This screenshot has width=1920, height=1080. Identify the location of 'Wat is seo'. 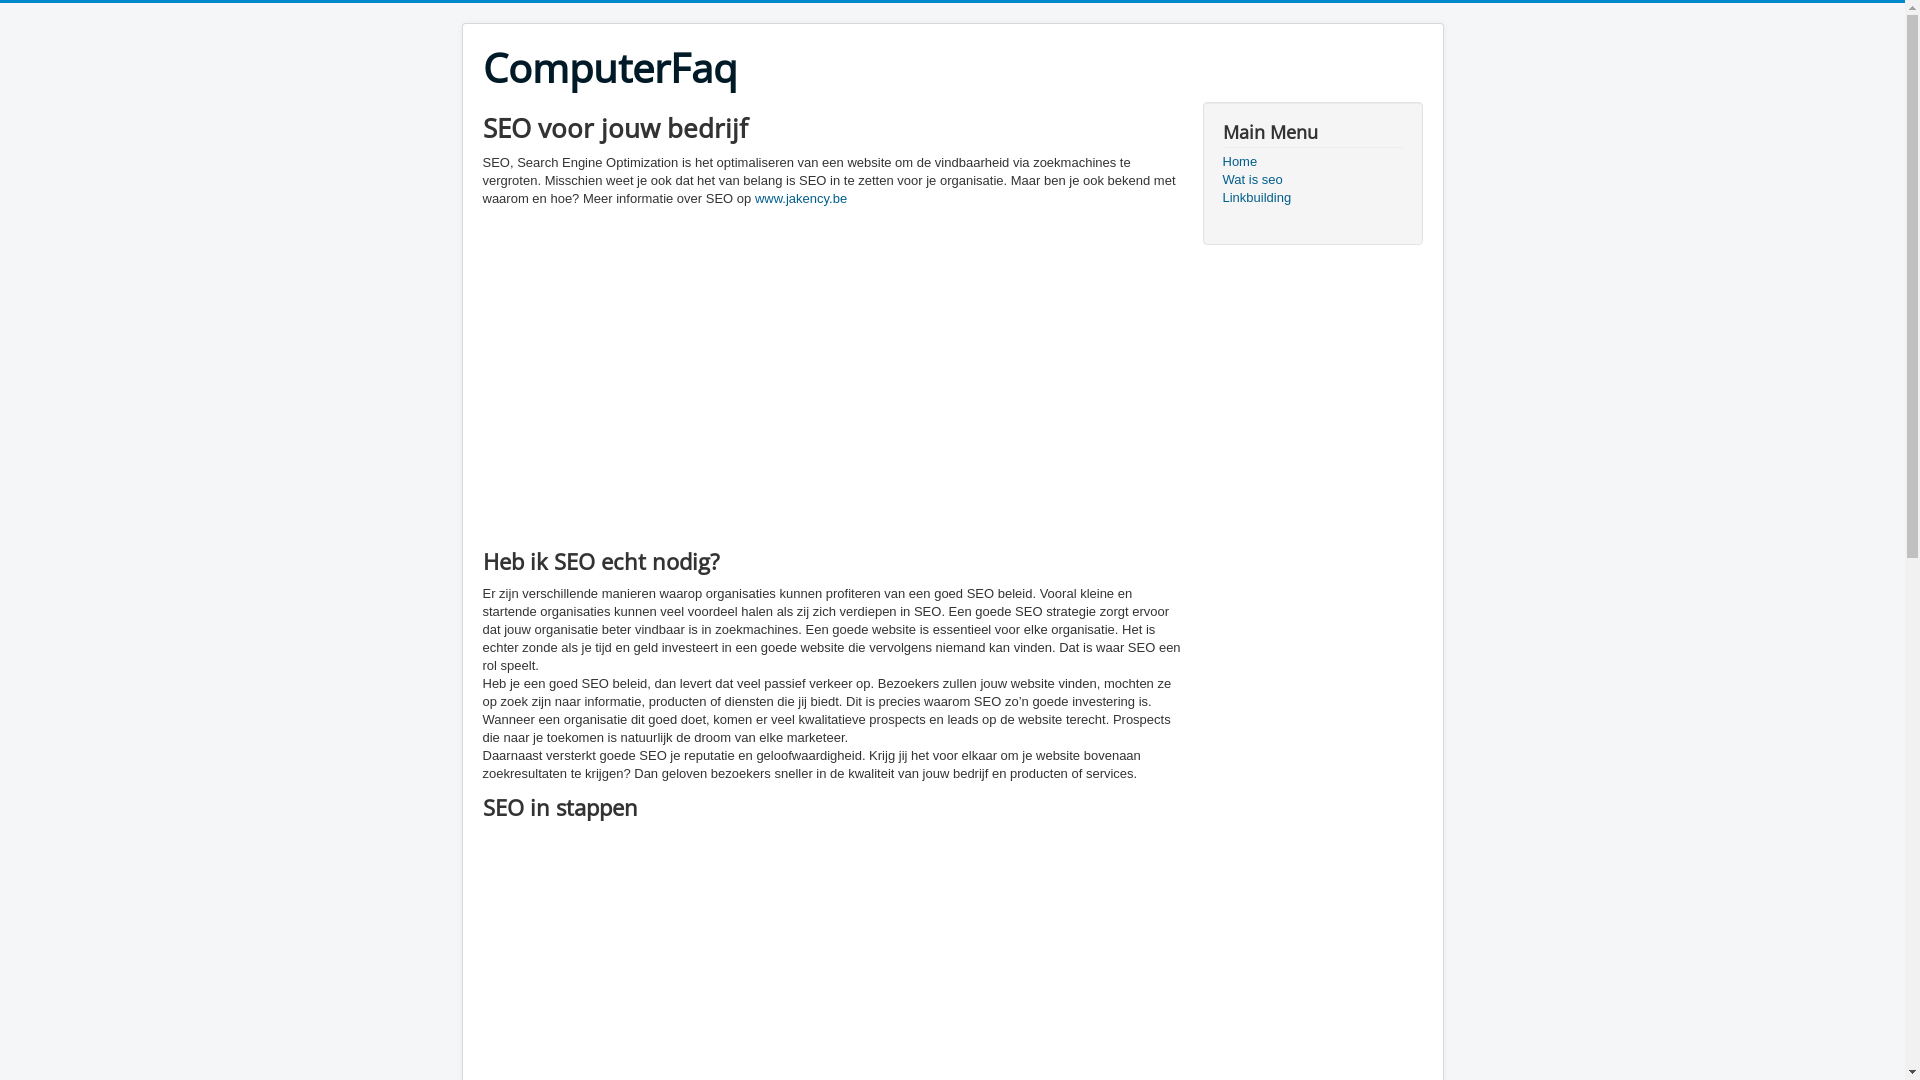
(1221, 180).